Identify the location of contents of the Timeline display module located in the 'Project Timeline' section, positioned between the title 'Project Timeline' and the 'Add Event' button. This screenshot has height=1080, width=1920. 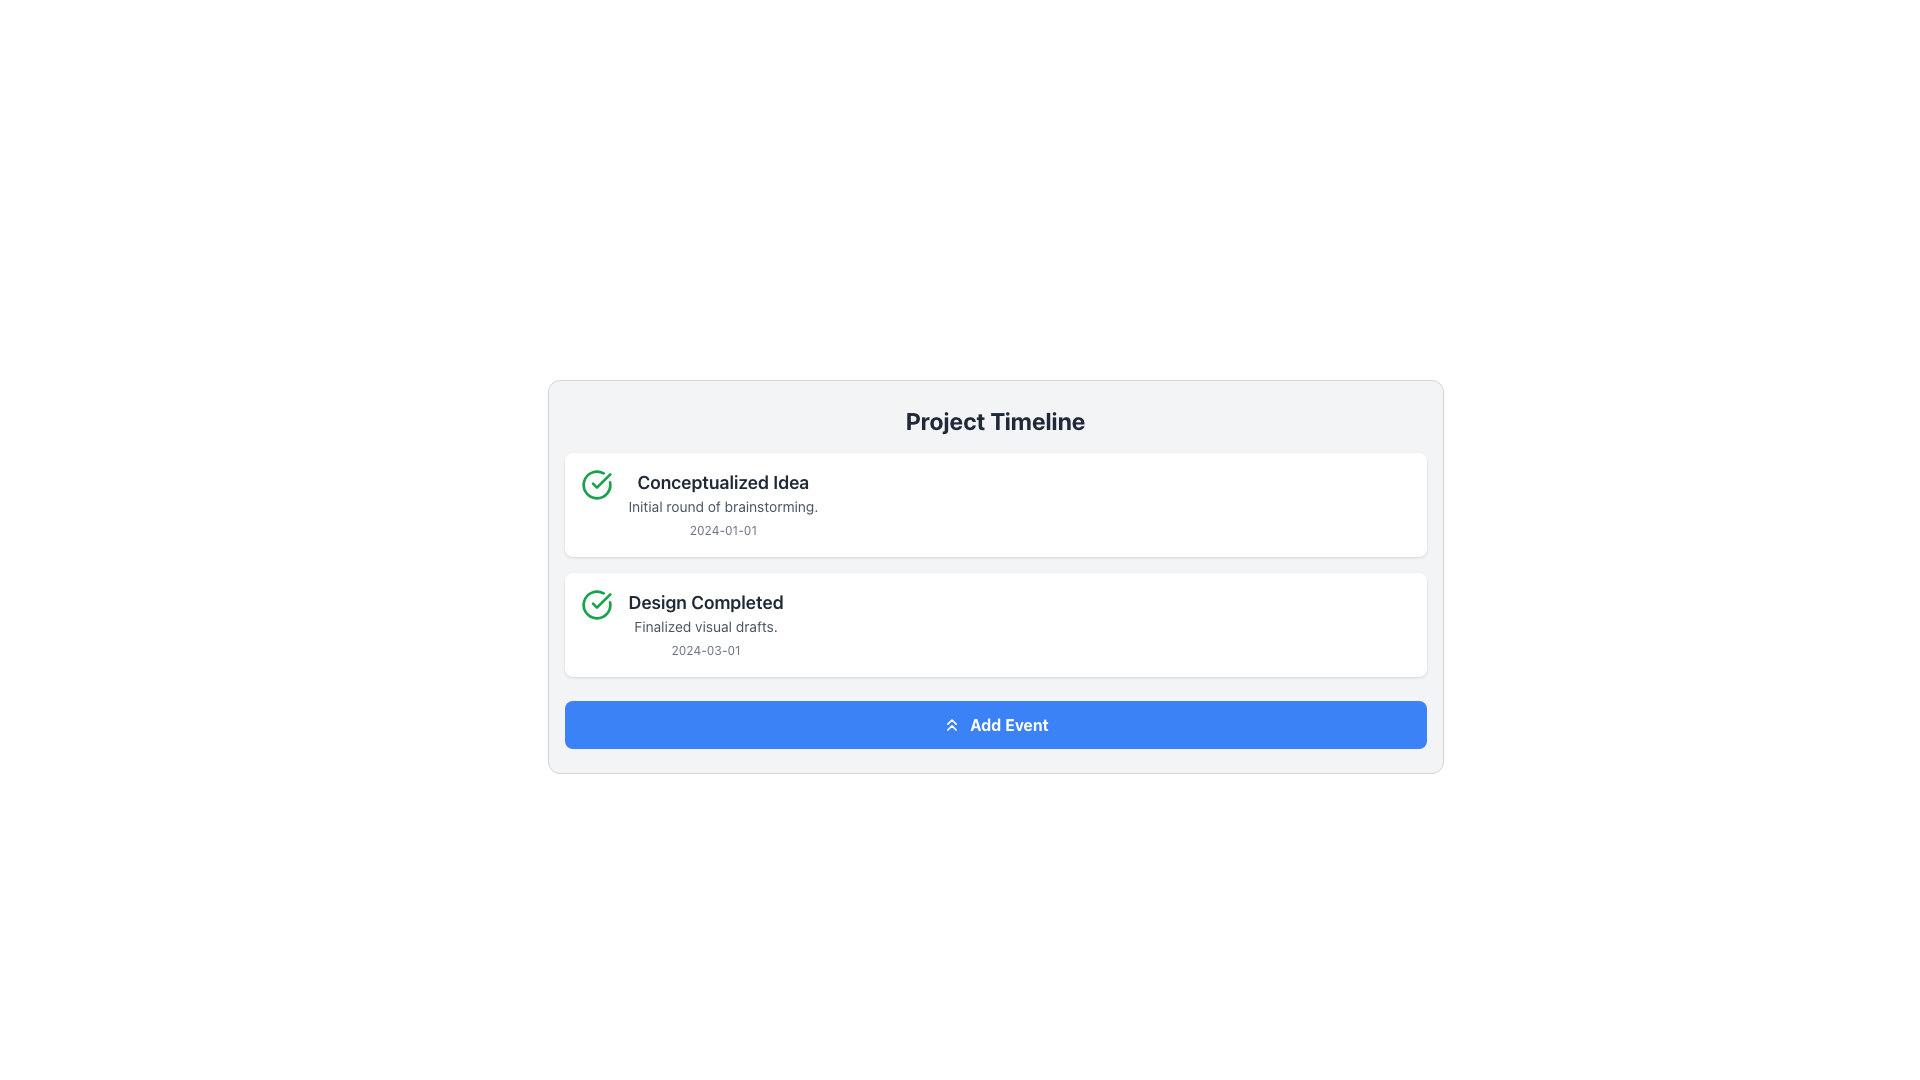
(995, 564).